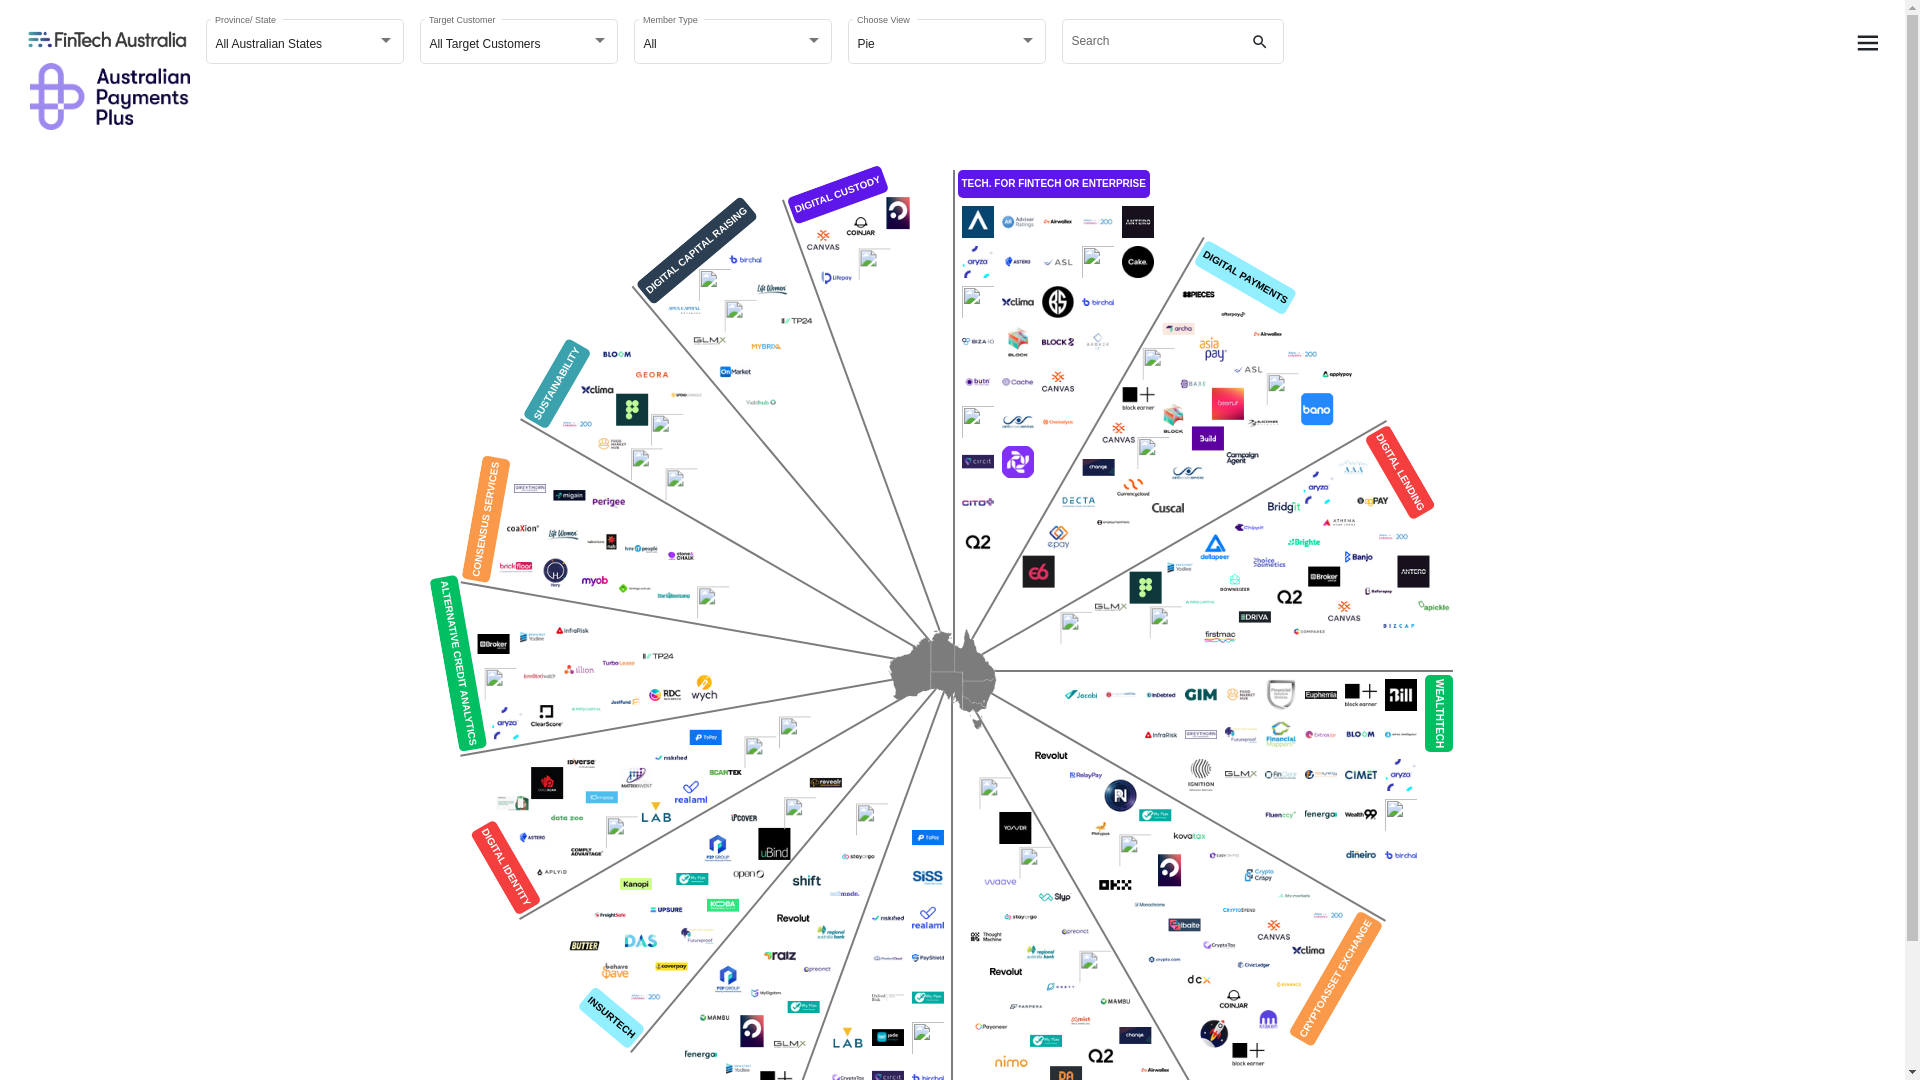  I want to click on 'Mambu Australia Pty Ltd', so click(1113, 1001).